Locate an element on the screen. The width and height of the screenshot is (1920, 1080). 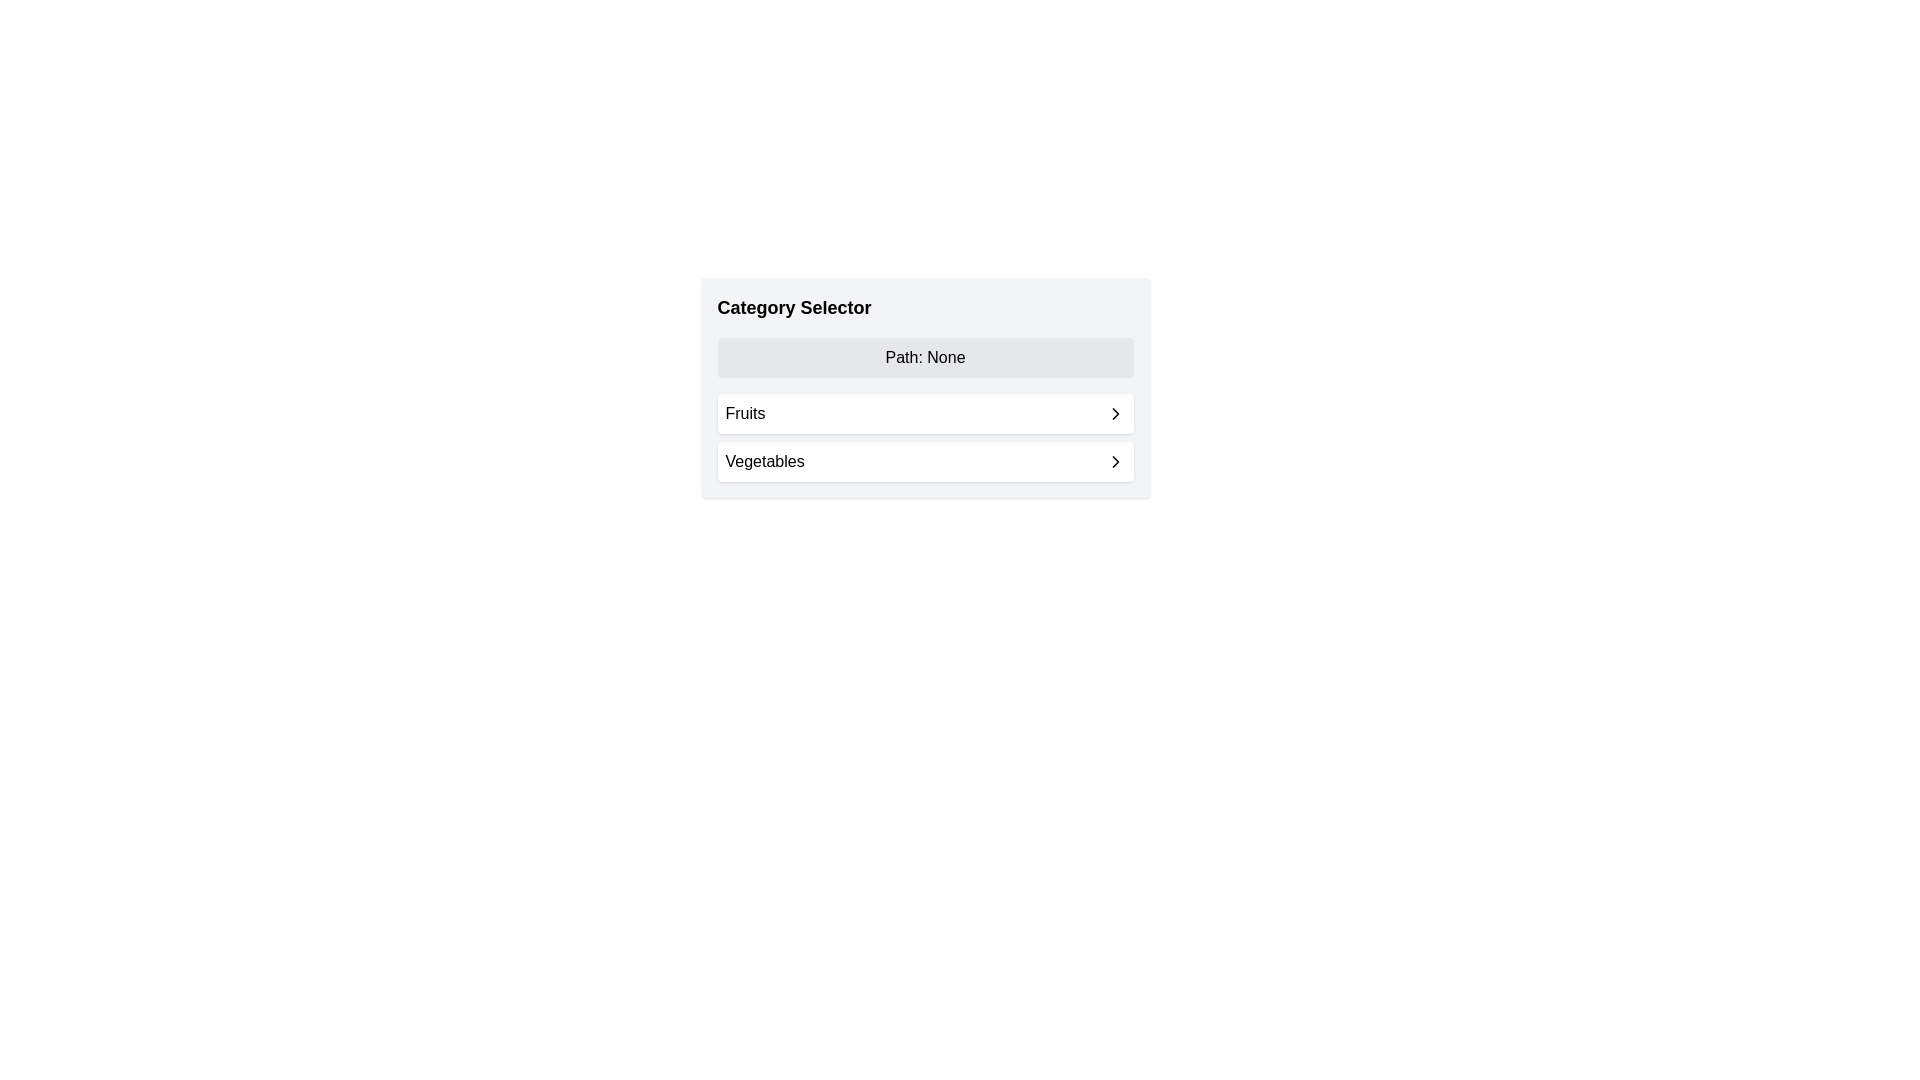
the Label or Text Display located within the 'Category Selector' box, positioned below the title 'Category Selector' and above the 'Fruits' and 'Vegetables' buttons is located at coordinates (924, 357).